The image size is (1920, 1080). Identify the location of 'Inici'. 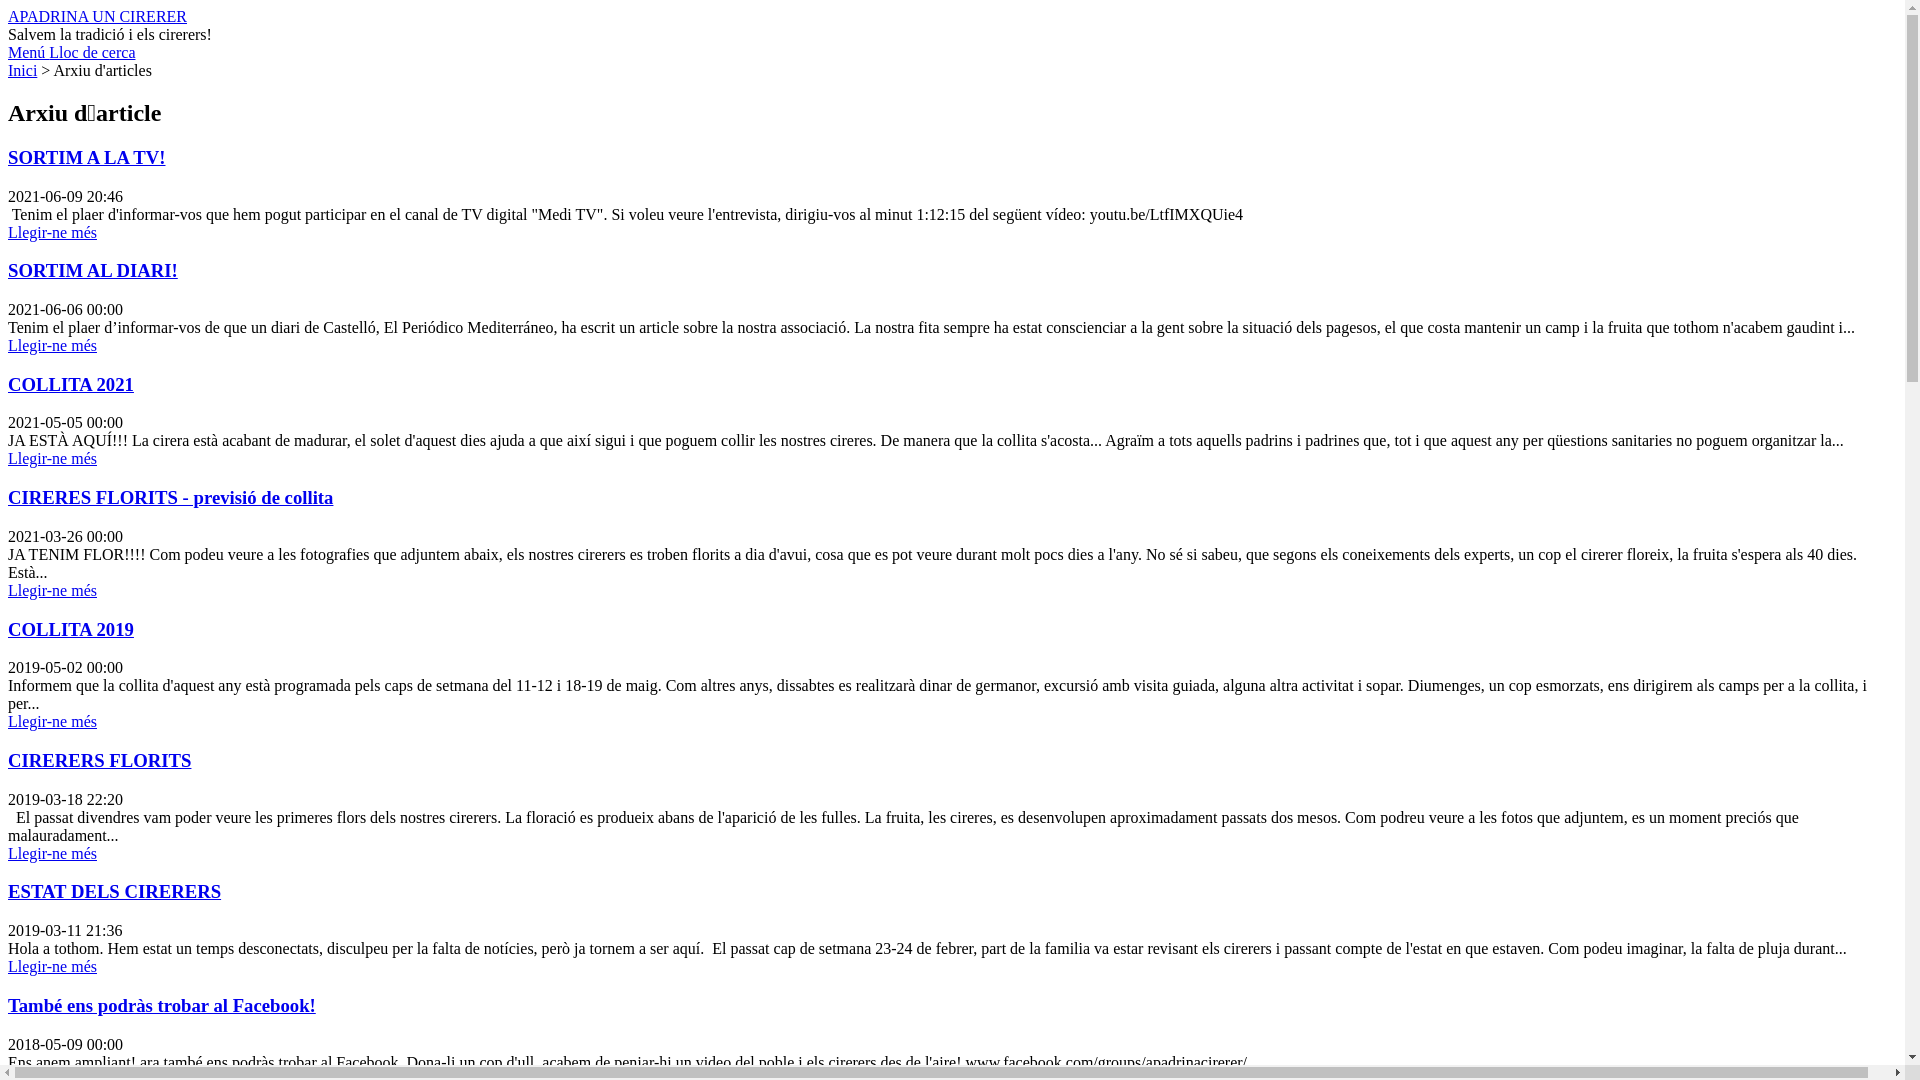
(22, 69).